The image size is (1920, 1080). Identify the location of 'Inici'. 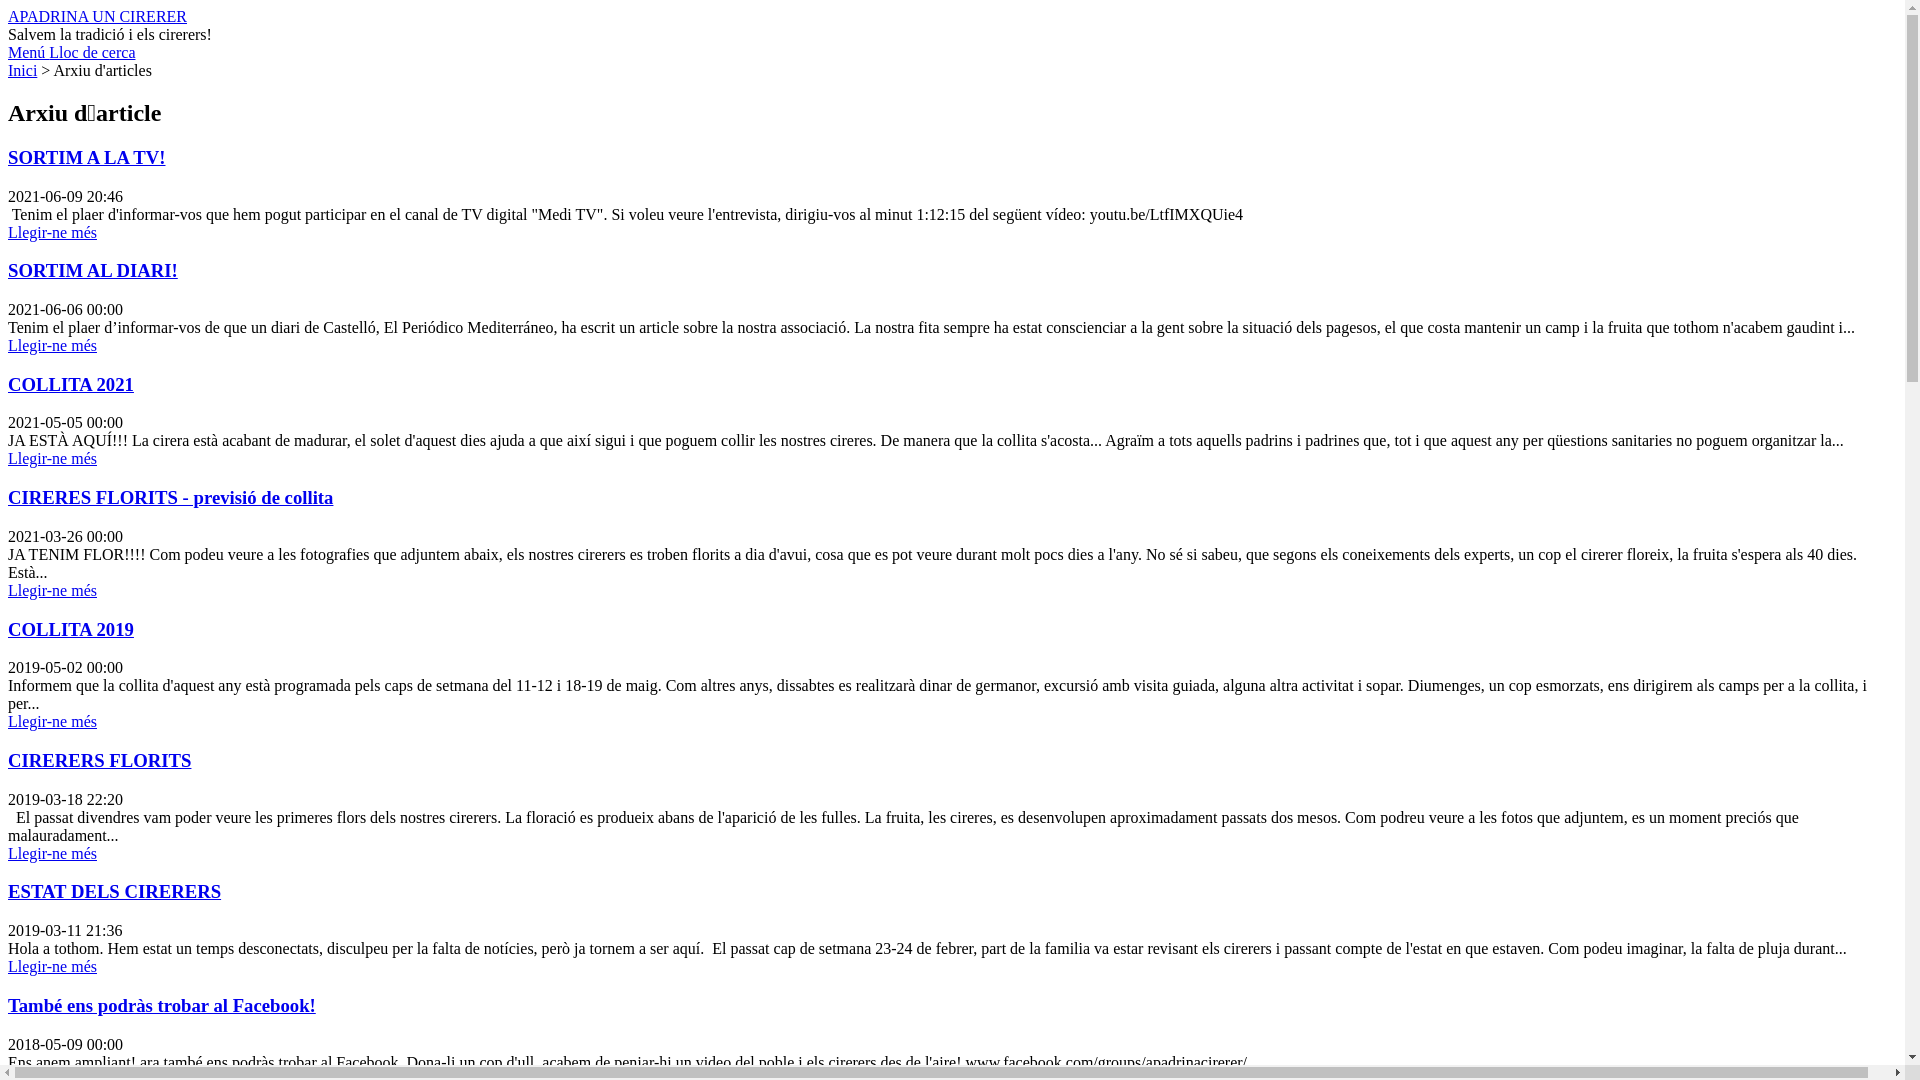
(22, 69).